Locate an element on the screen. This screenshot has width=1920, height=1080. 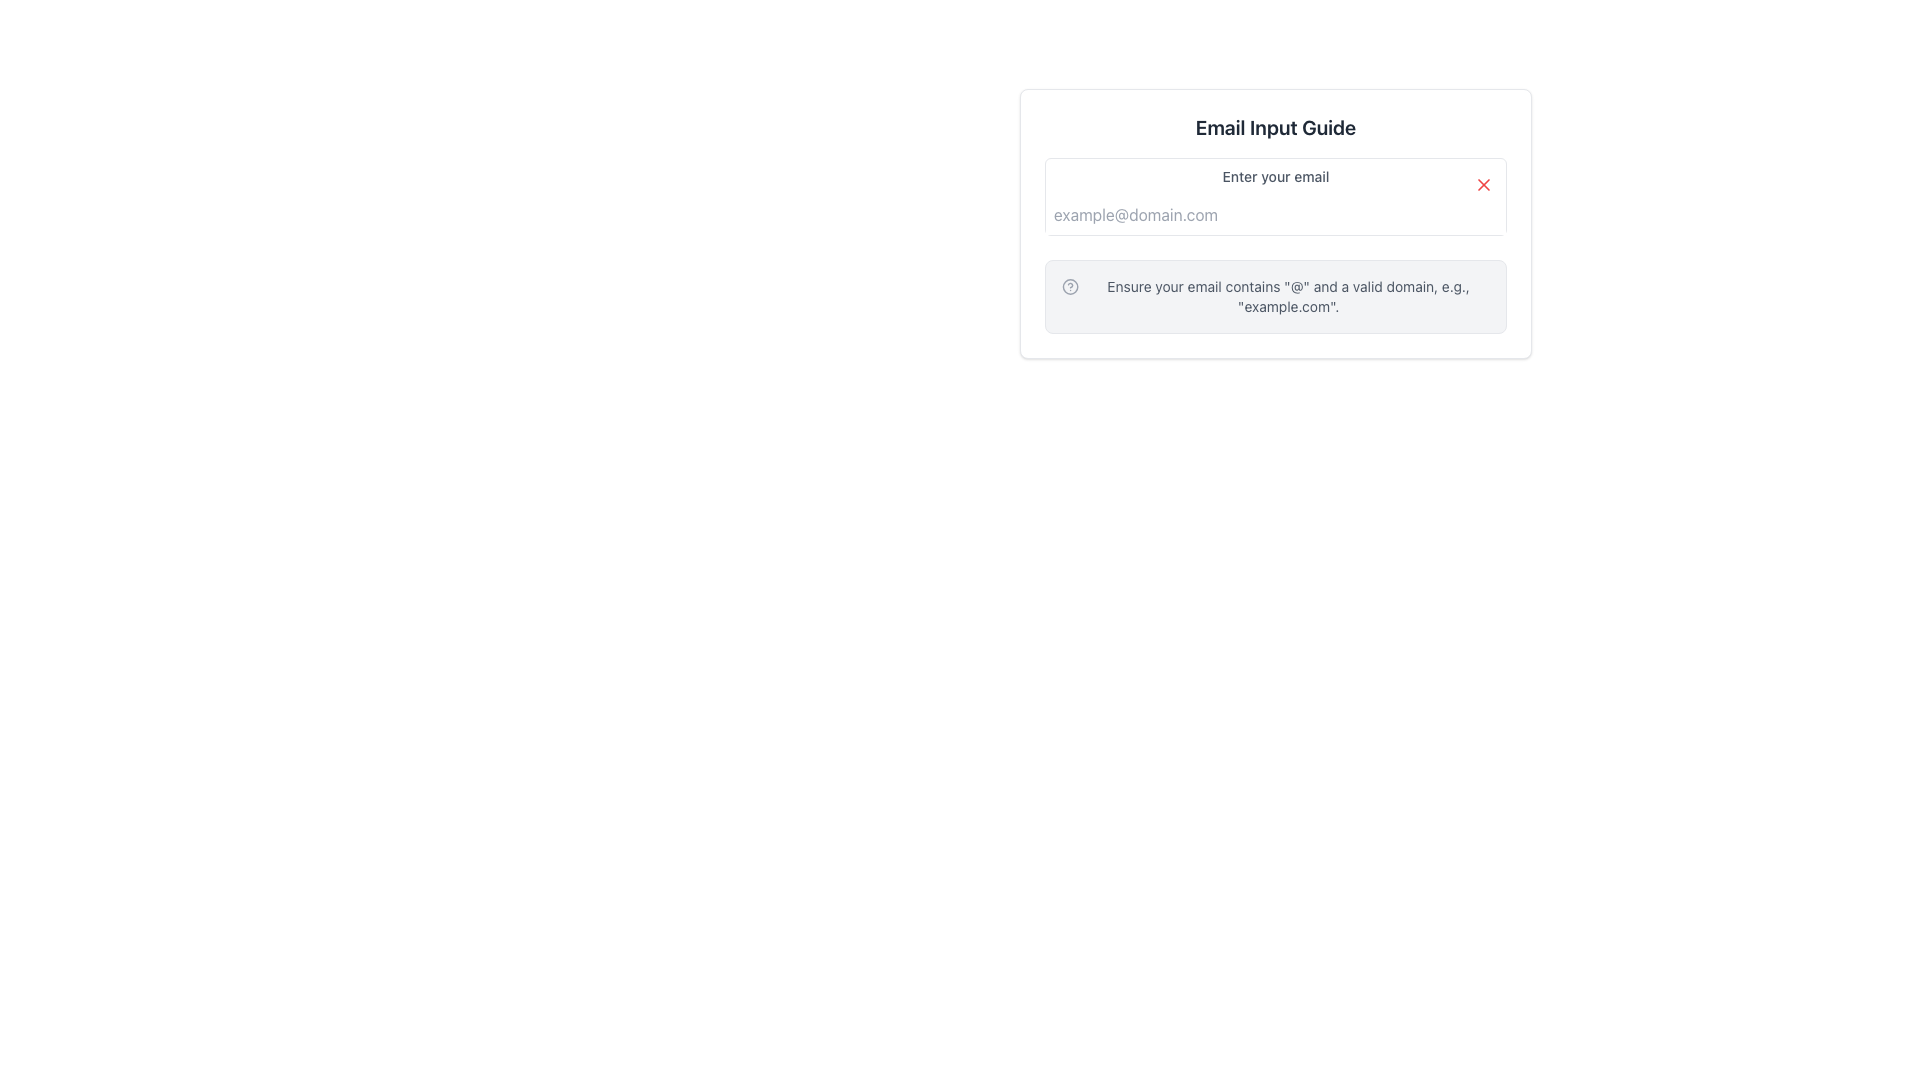
the text instruction that informs users about valid email formatting, which is centrally located underneath the email input box and to the right of the help icon is located at coordinates (1288, 297).